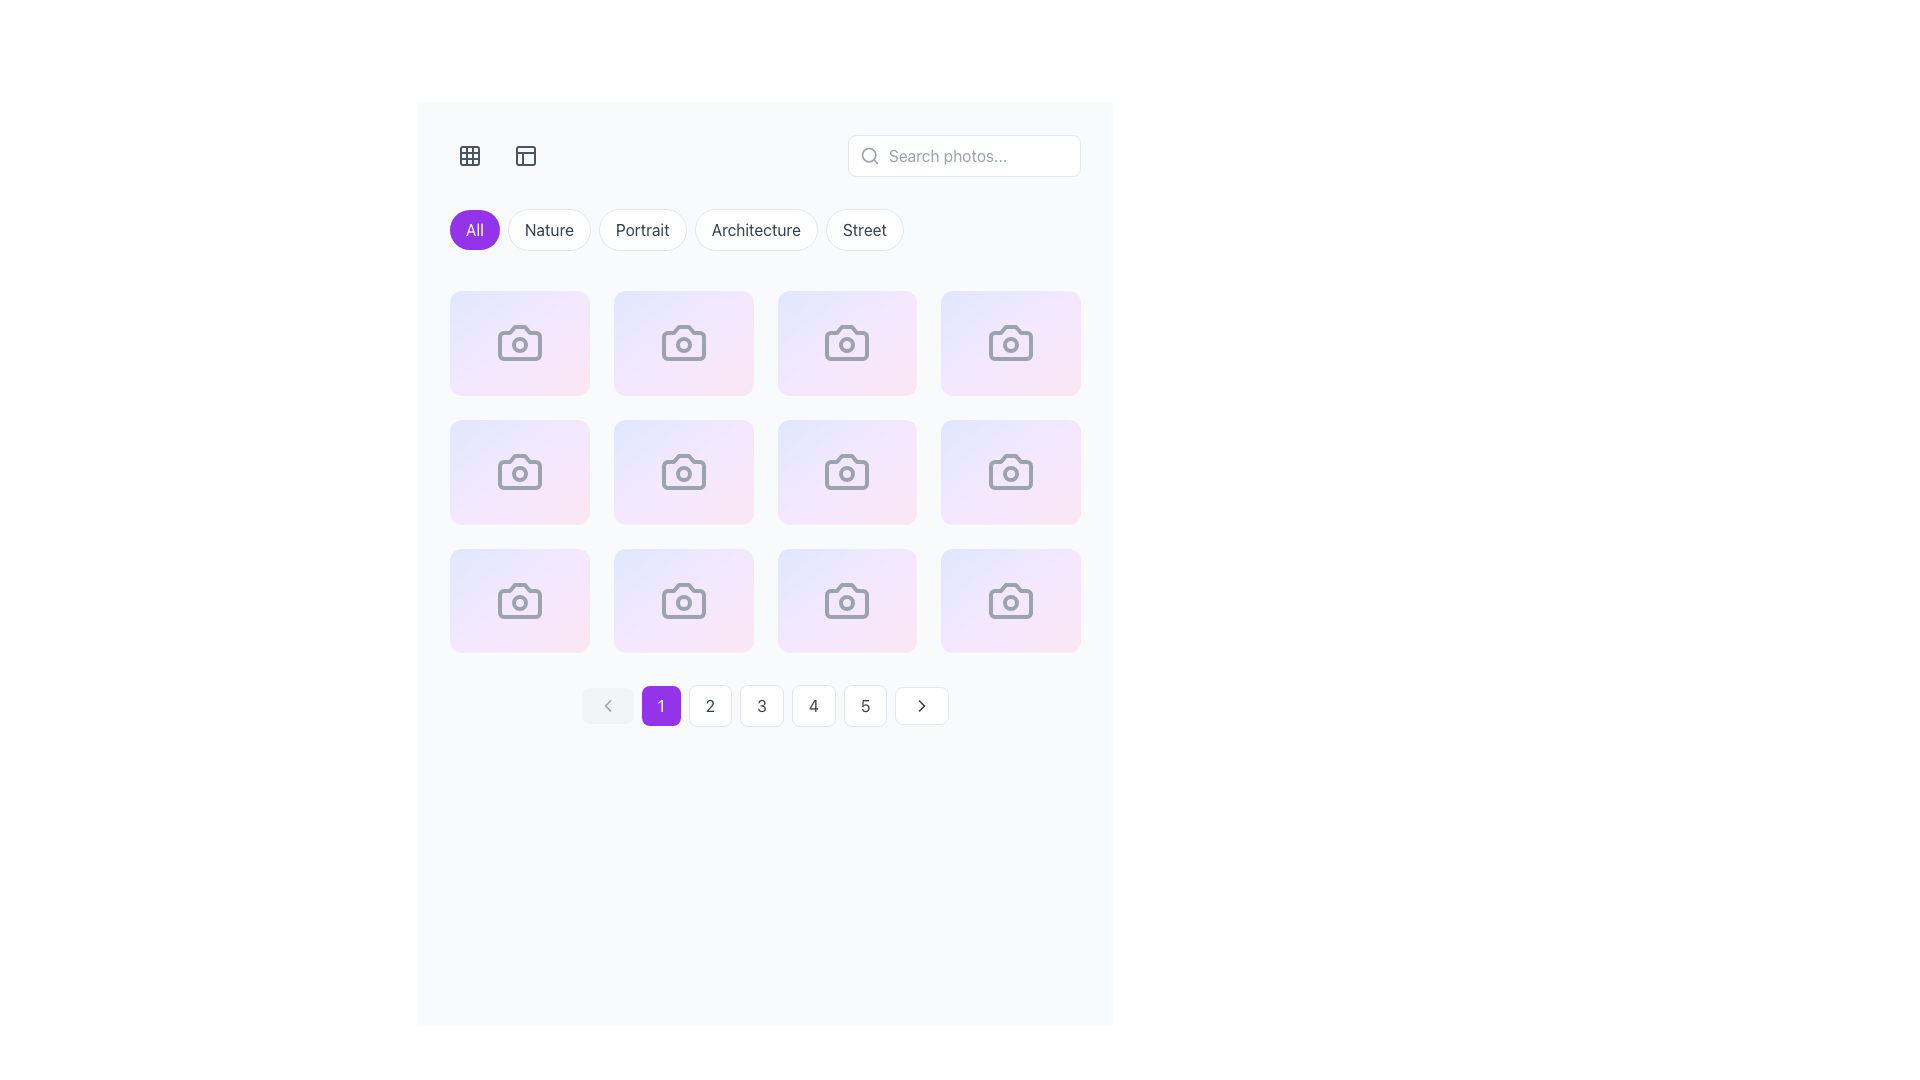 The height and width of the screenshot is (1080, 1920). What do you see at coordinates (519, 342) in the screenshot?
I see `the camera icon located in the top-left quadrant of the grid layout` at bounding box center [519, 342].